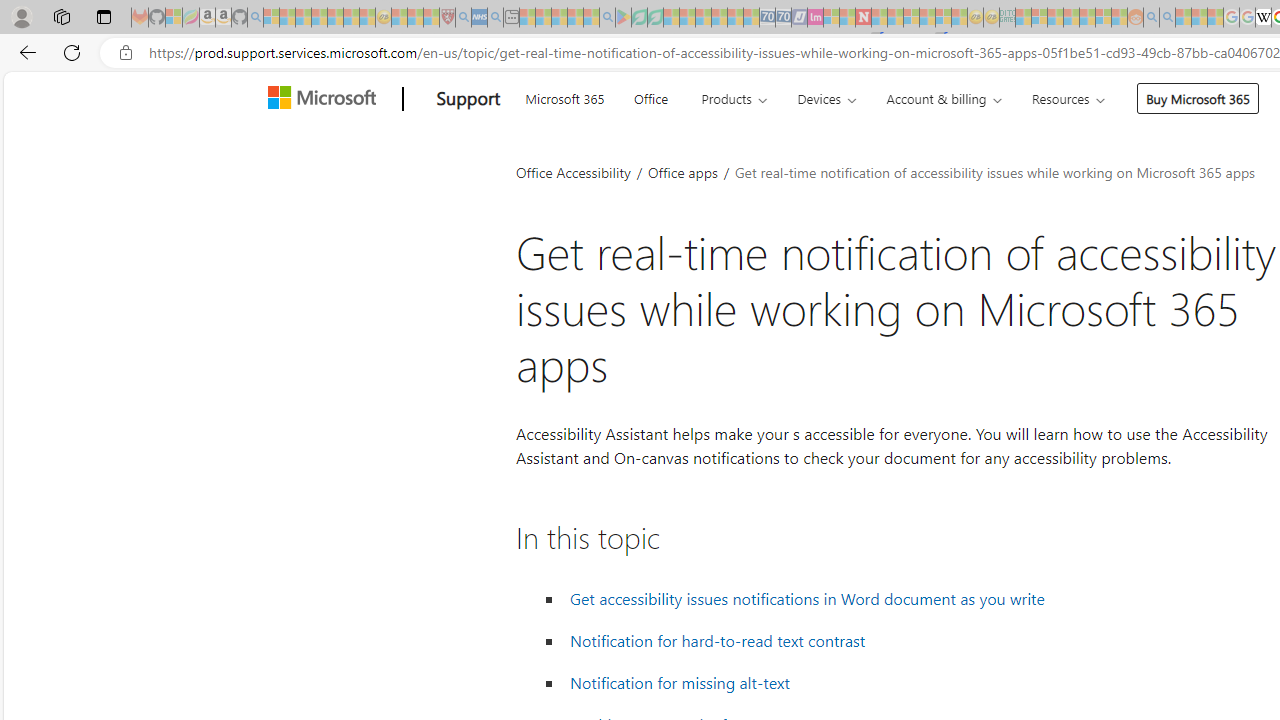 The image size is (1280, 720). What do you see at coordinates (572, 171) in the screenshot?
I see `'Office Accessibility'` at bounding box center [572, 171].